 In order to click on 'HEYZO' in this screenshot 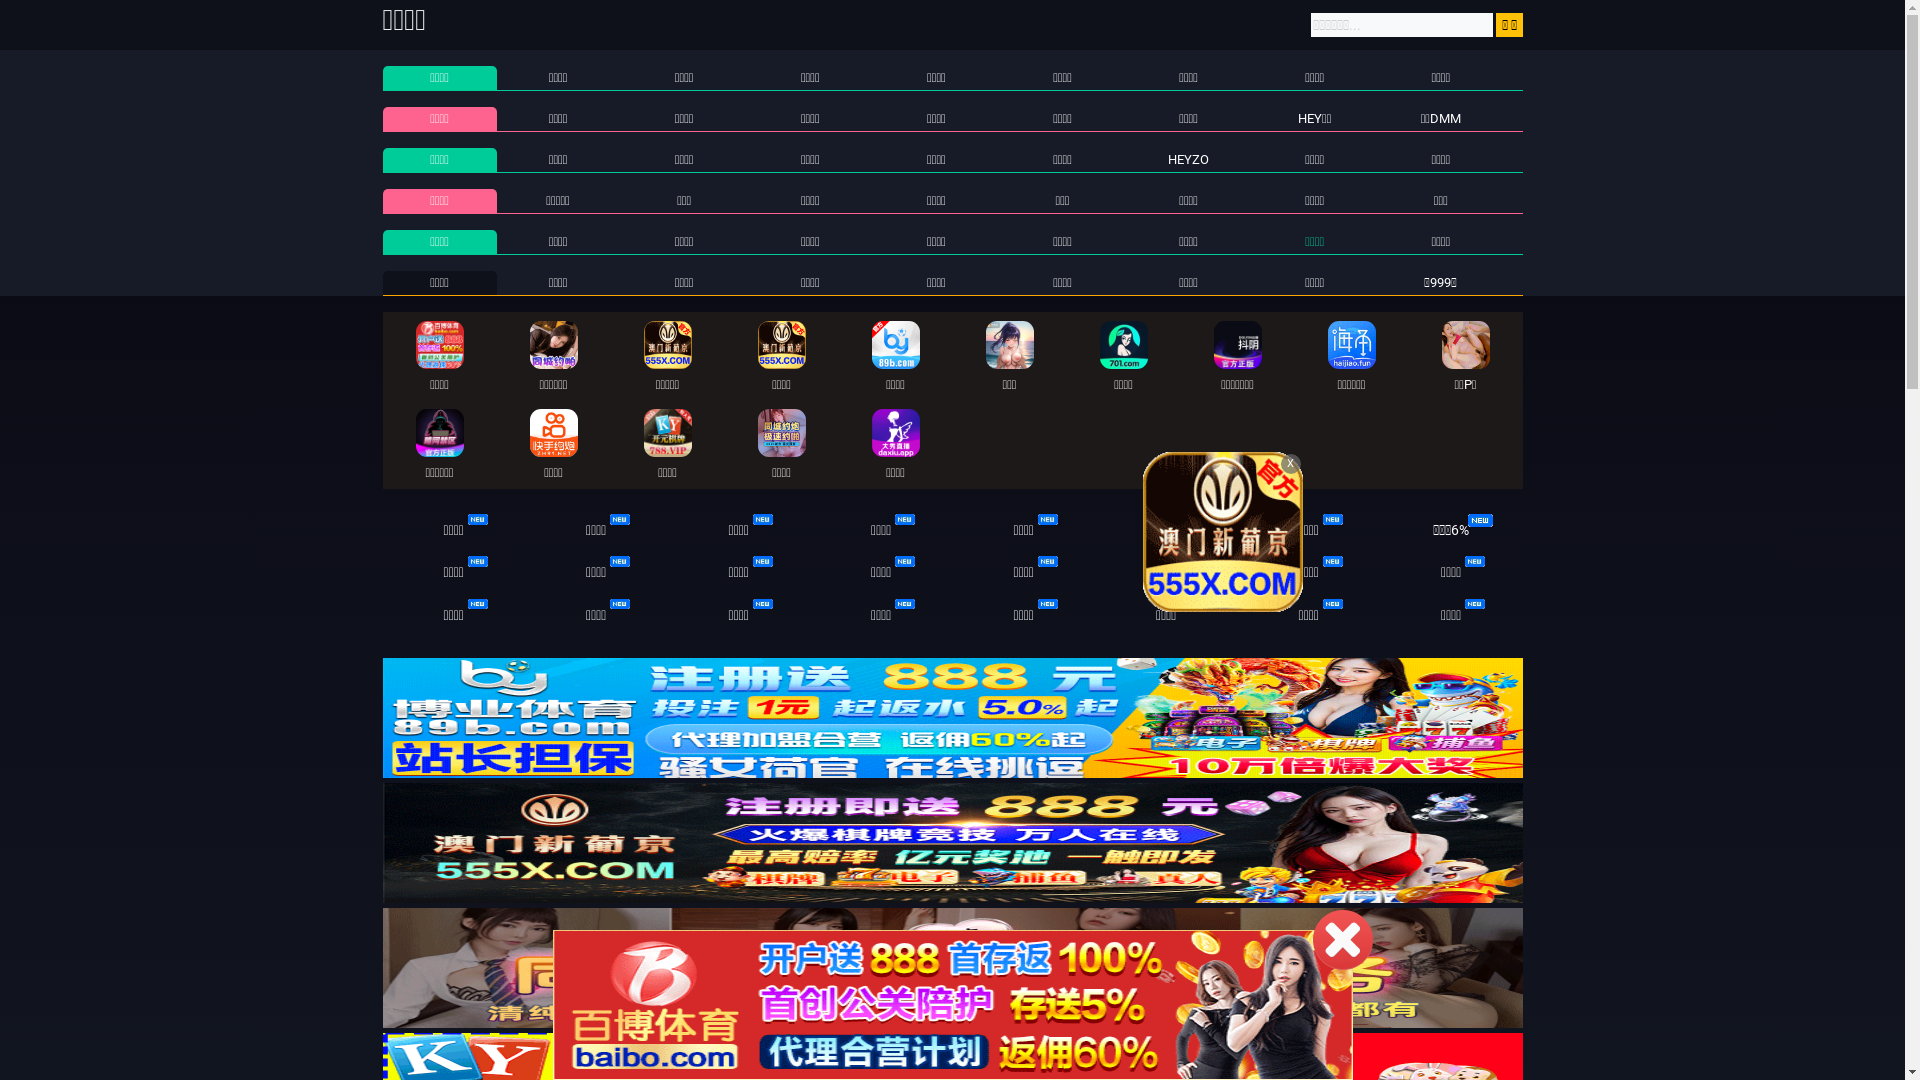, I will do `click(1188, 158)`.